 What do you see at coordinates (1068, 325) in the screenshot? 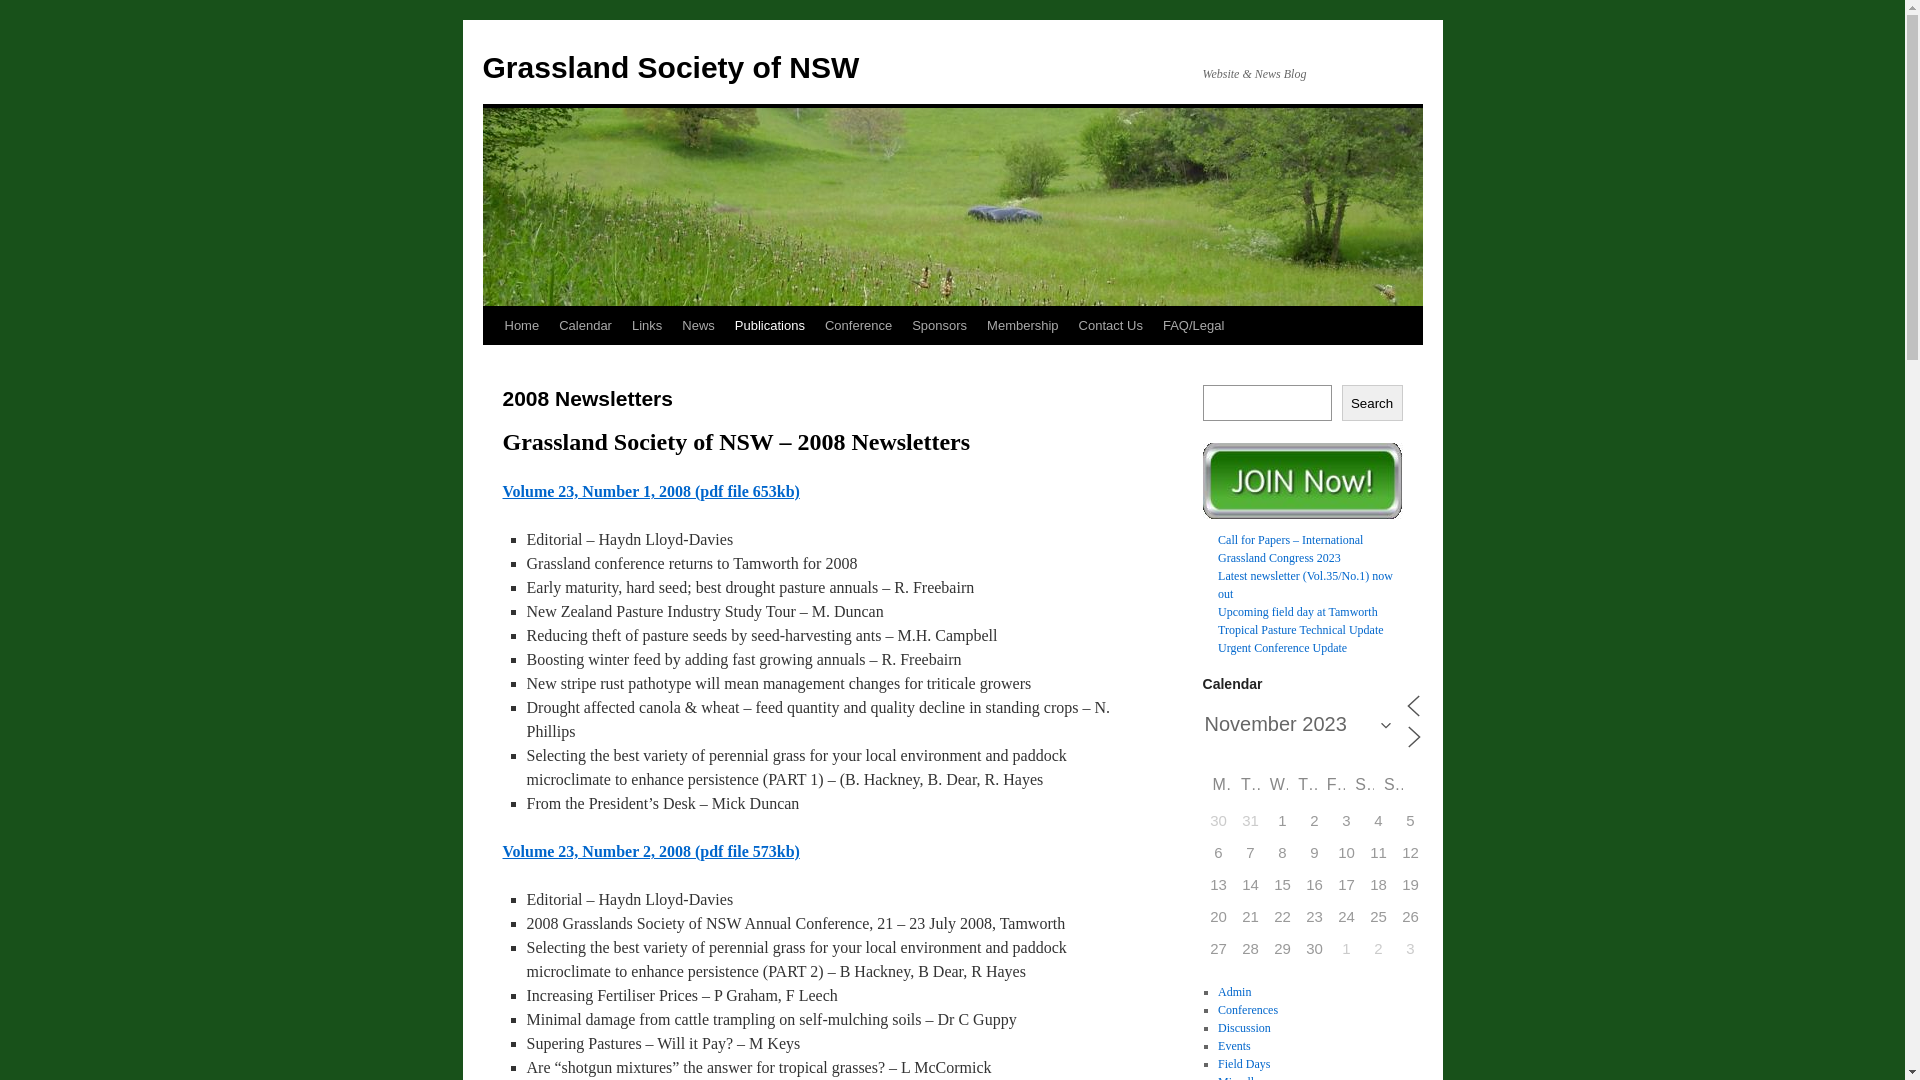
I see `'Contact Us'` at bounding box center [1068, 325].